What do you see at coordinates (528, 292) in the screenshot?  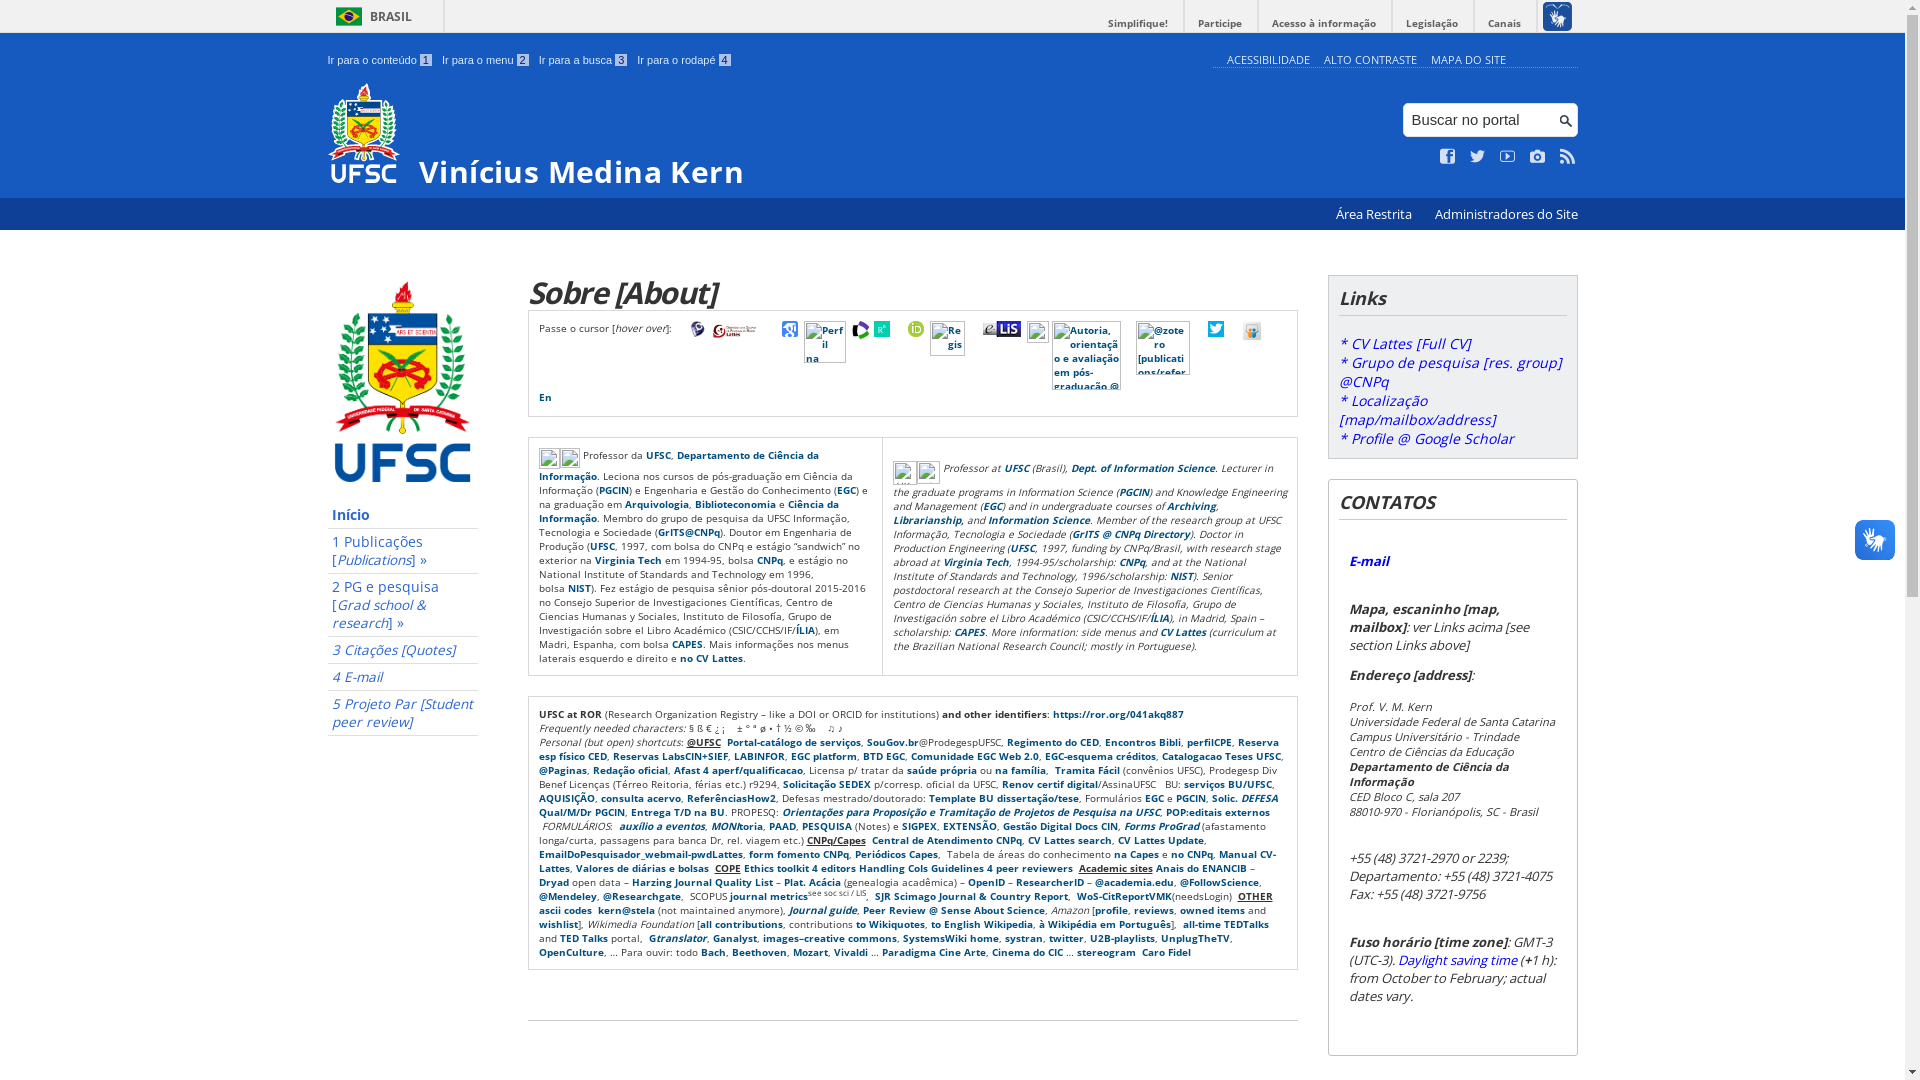 I see `'Sobre [About]'` at bounding box center [528, 292].